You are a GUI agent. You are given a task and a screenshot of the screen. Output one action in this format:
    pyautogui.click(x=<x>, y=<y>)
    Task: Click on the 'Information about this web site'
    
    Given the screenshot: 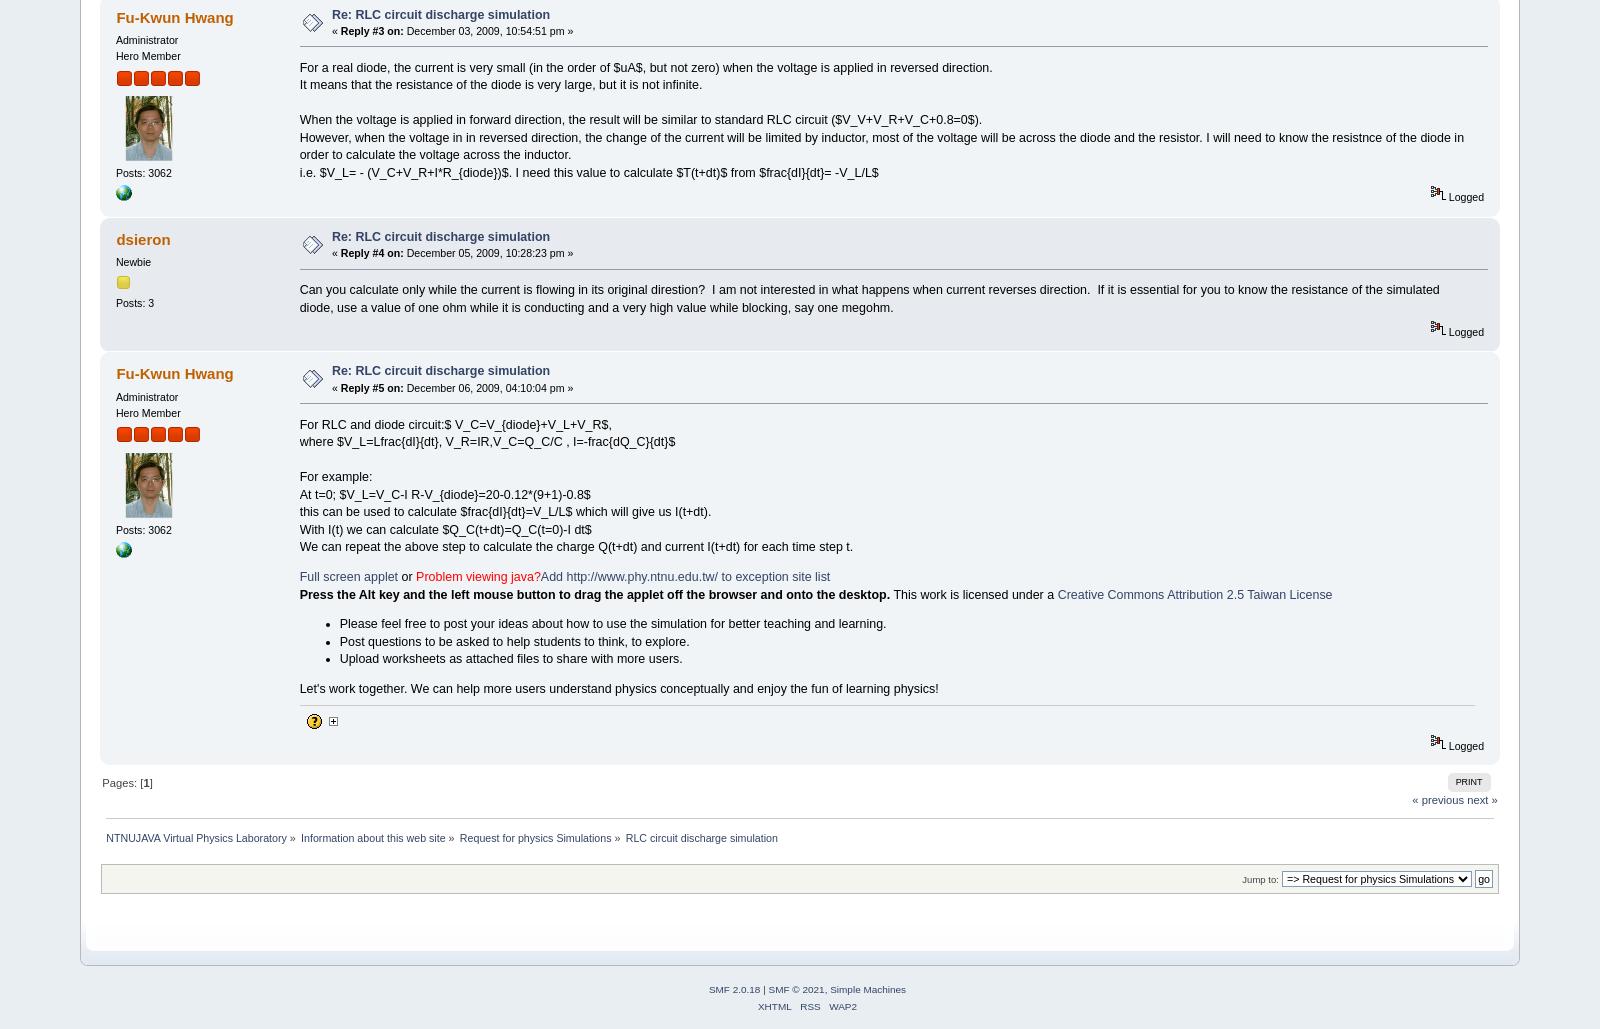 What is the action you would take?
    pyautogui.click(x=372, y=835)
    